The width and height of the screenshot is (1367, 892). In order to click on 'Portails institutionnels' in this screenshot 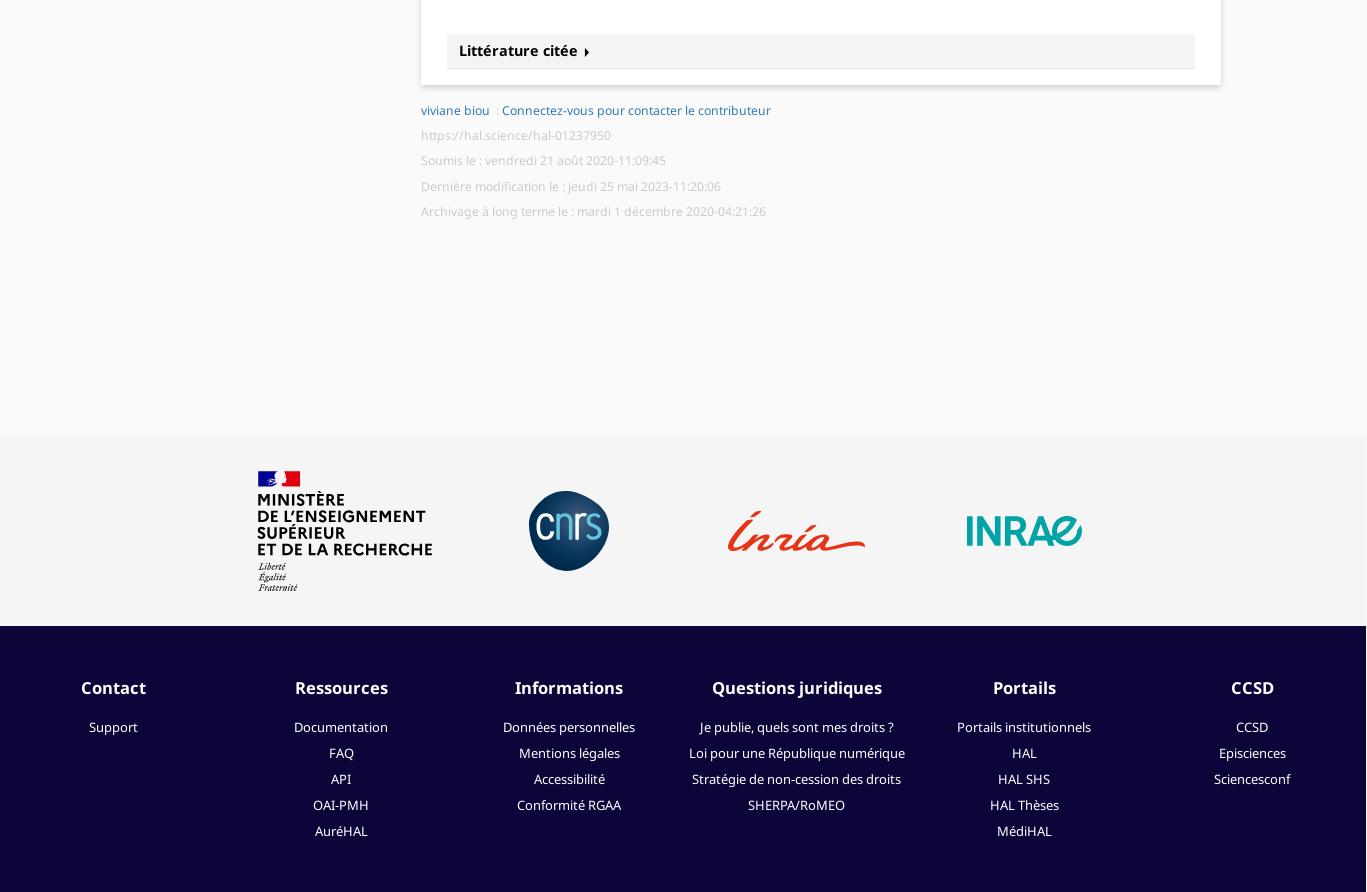, I will do `click(1023, 725)`.